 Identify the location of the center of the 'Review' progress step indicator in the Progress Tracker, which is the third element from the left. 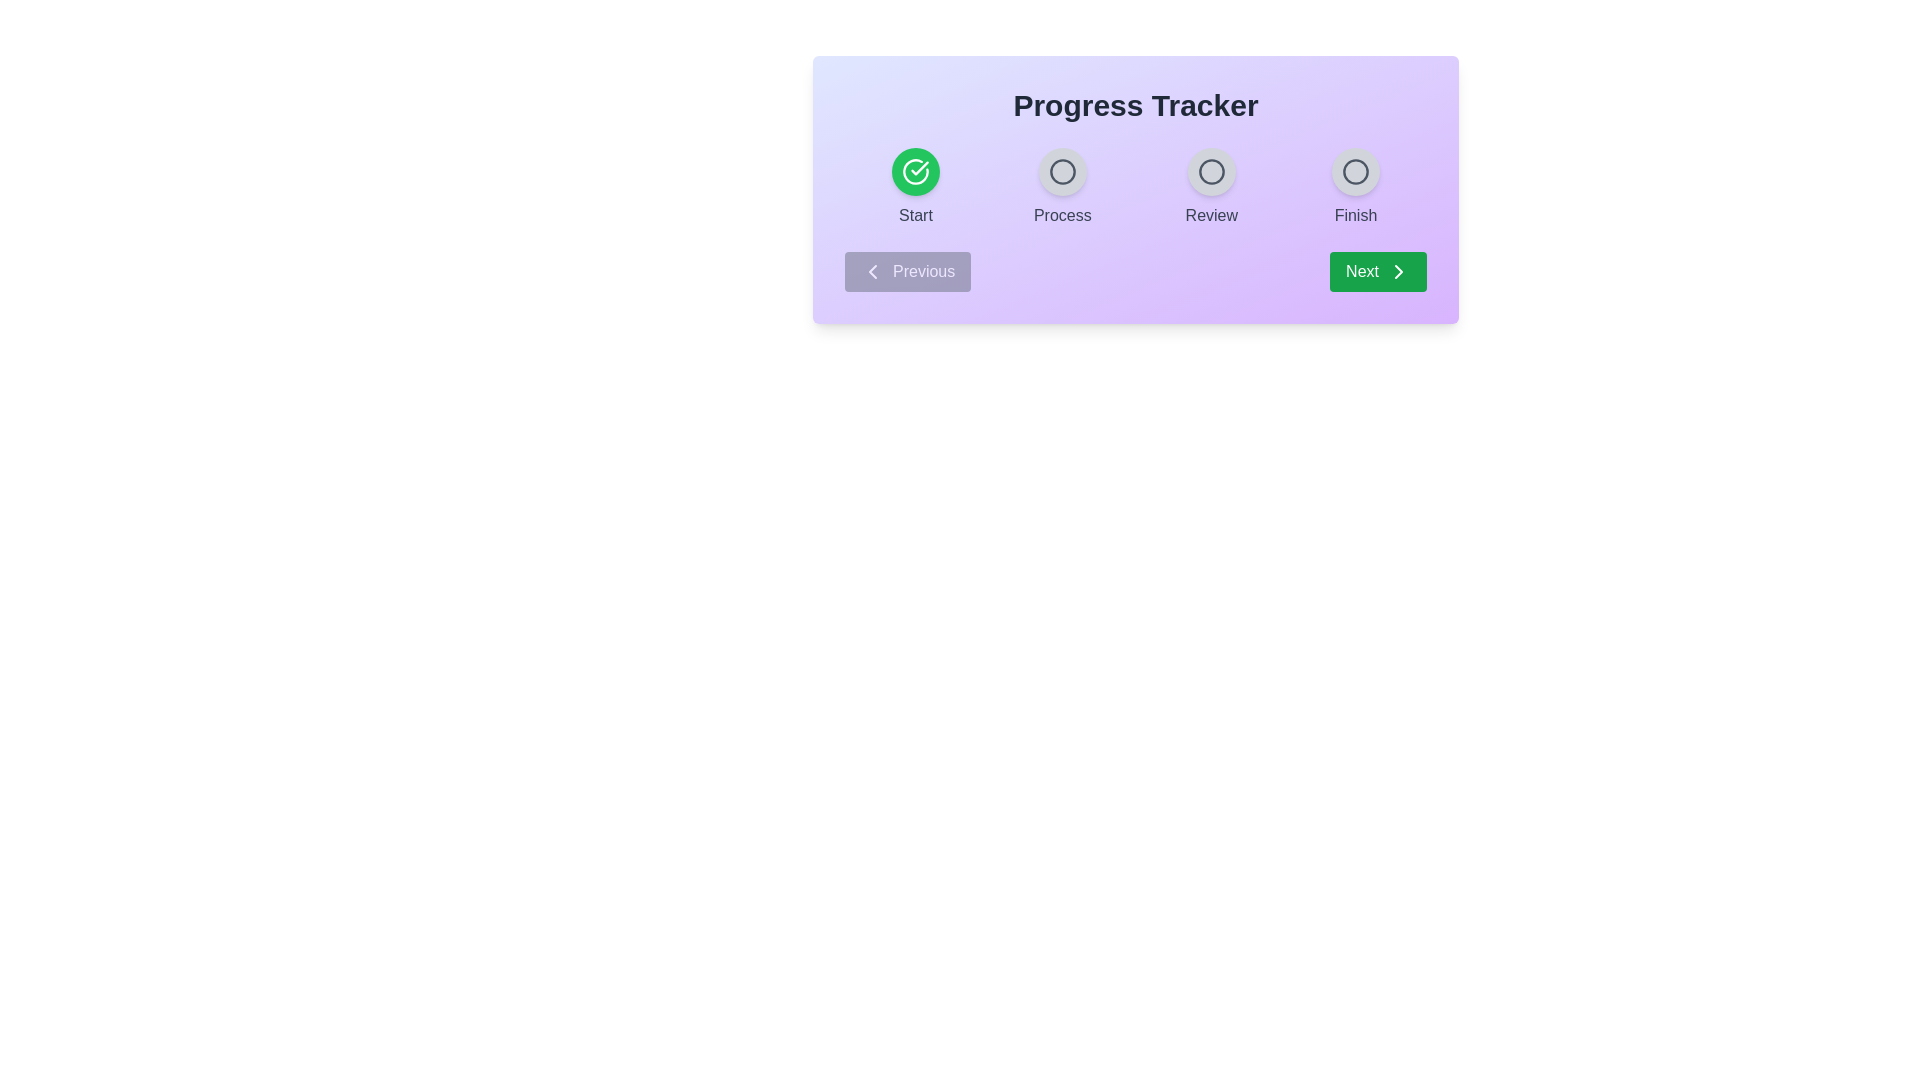
(1210, 188).